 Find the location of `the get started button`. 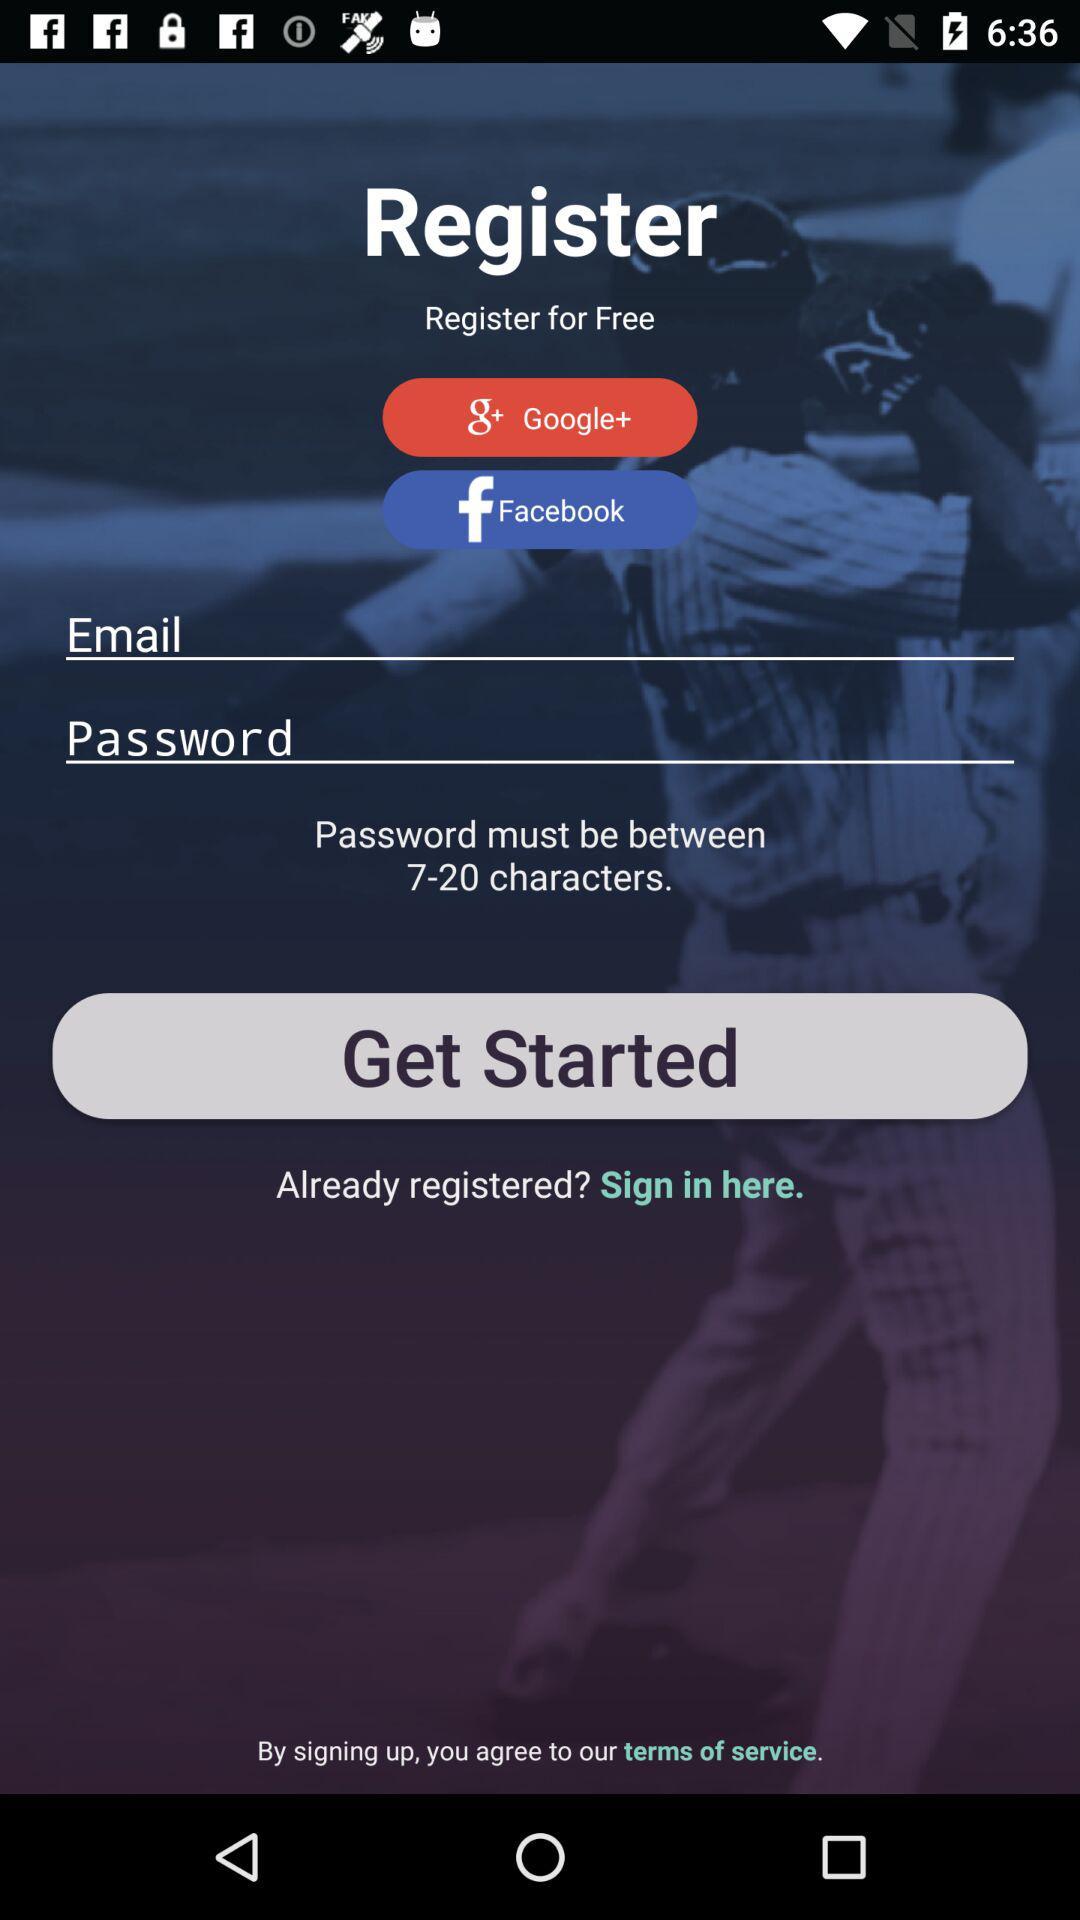

the get started button is located at coordinates (540, 1055).